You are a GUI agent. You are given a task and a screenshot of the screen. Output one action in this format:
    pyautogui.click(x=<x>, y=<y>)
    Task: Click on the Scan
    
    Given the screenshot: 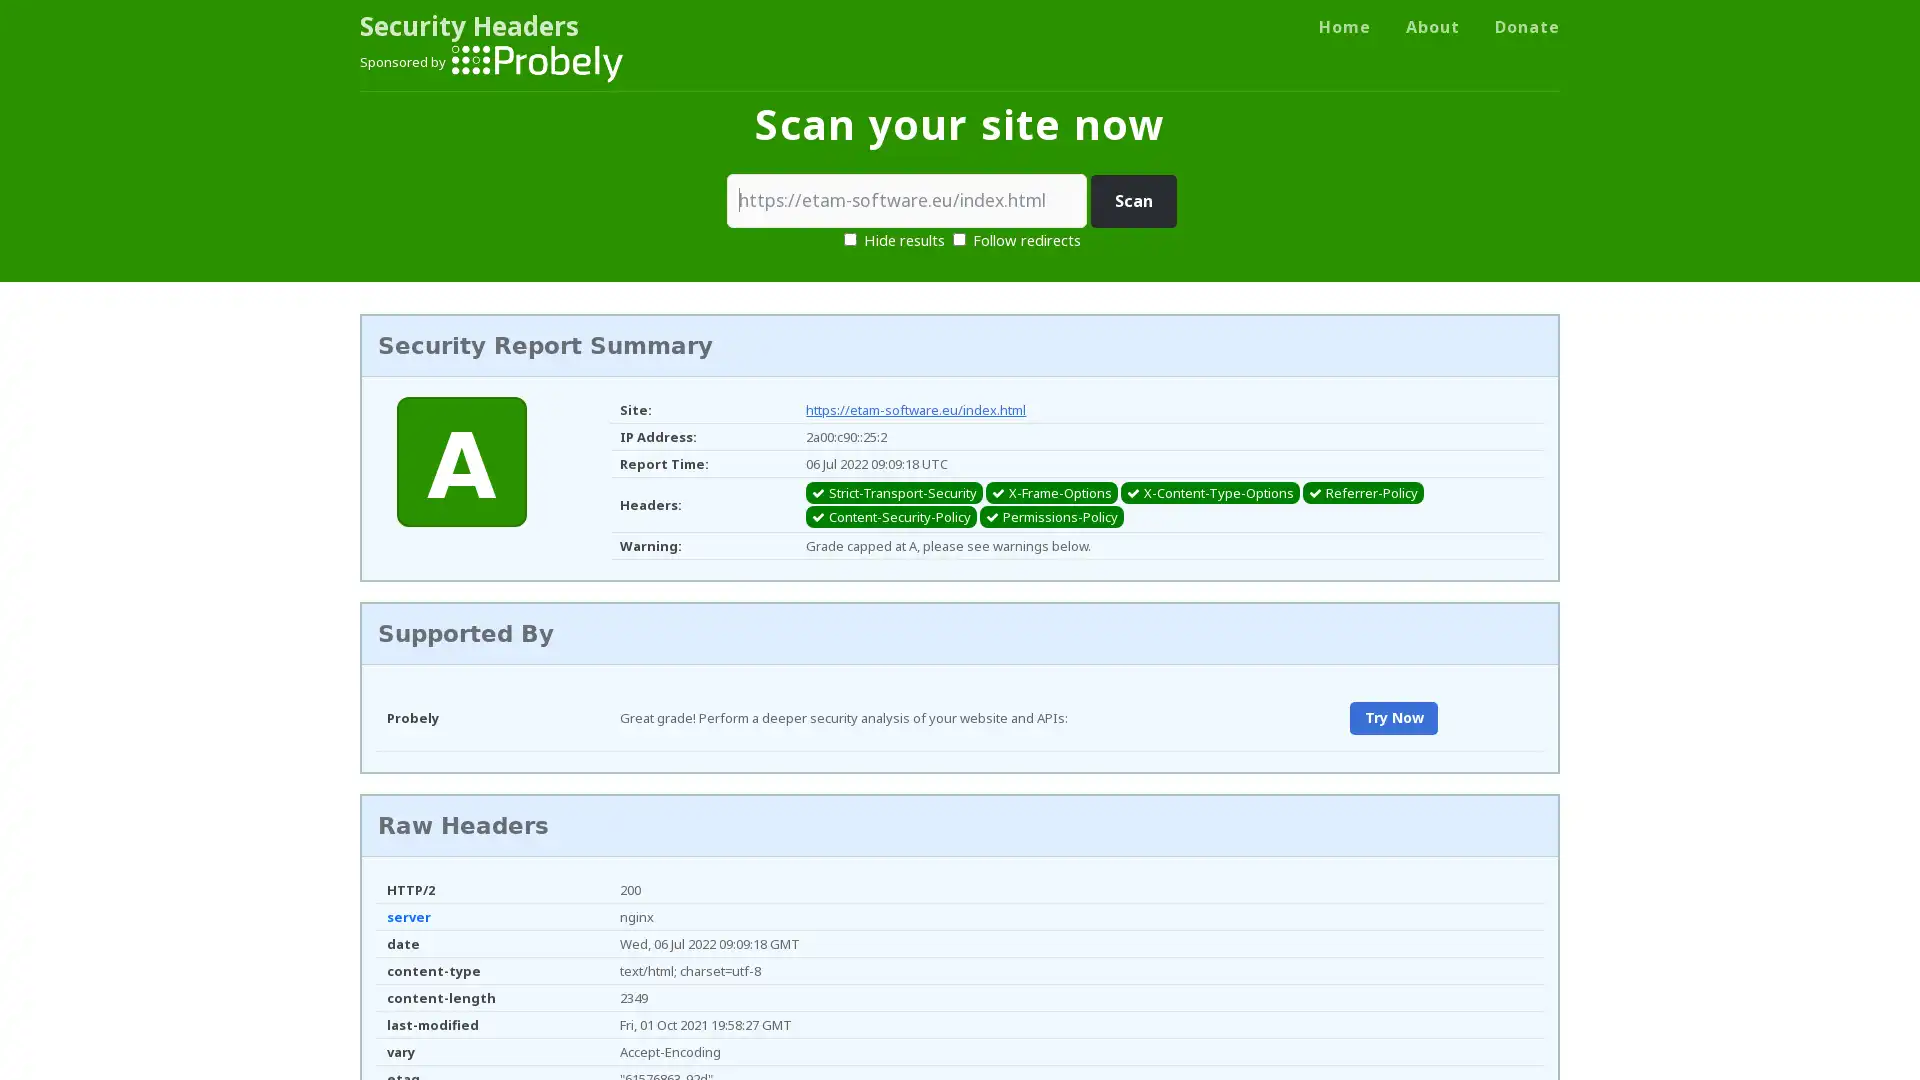 What is the action you would take?
    pyautogui.click(x=1133, y=201)
    